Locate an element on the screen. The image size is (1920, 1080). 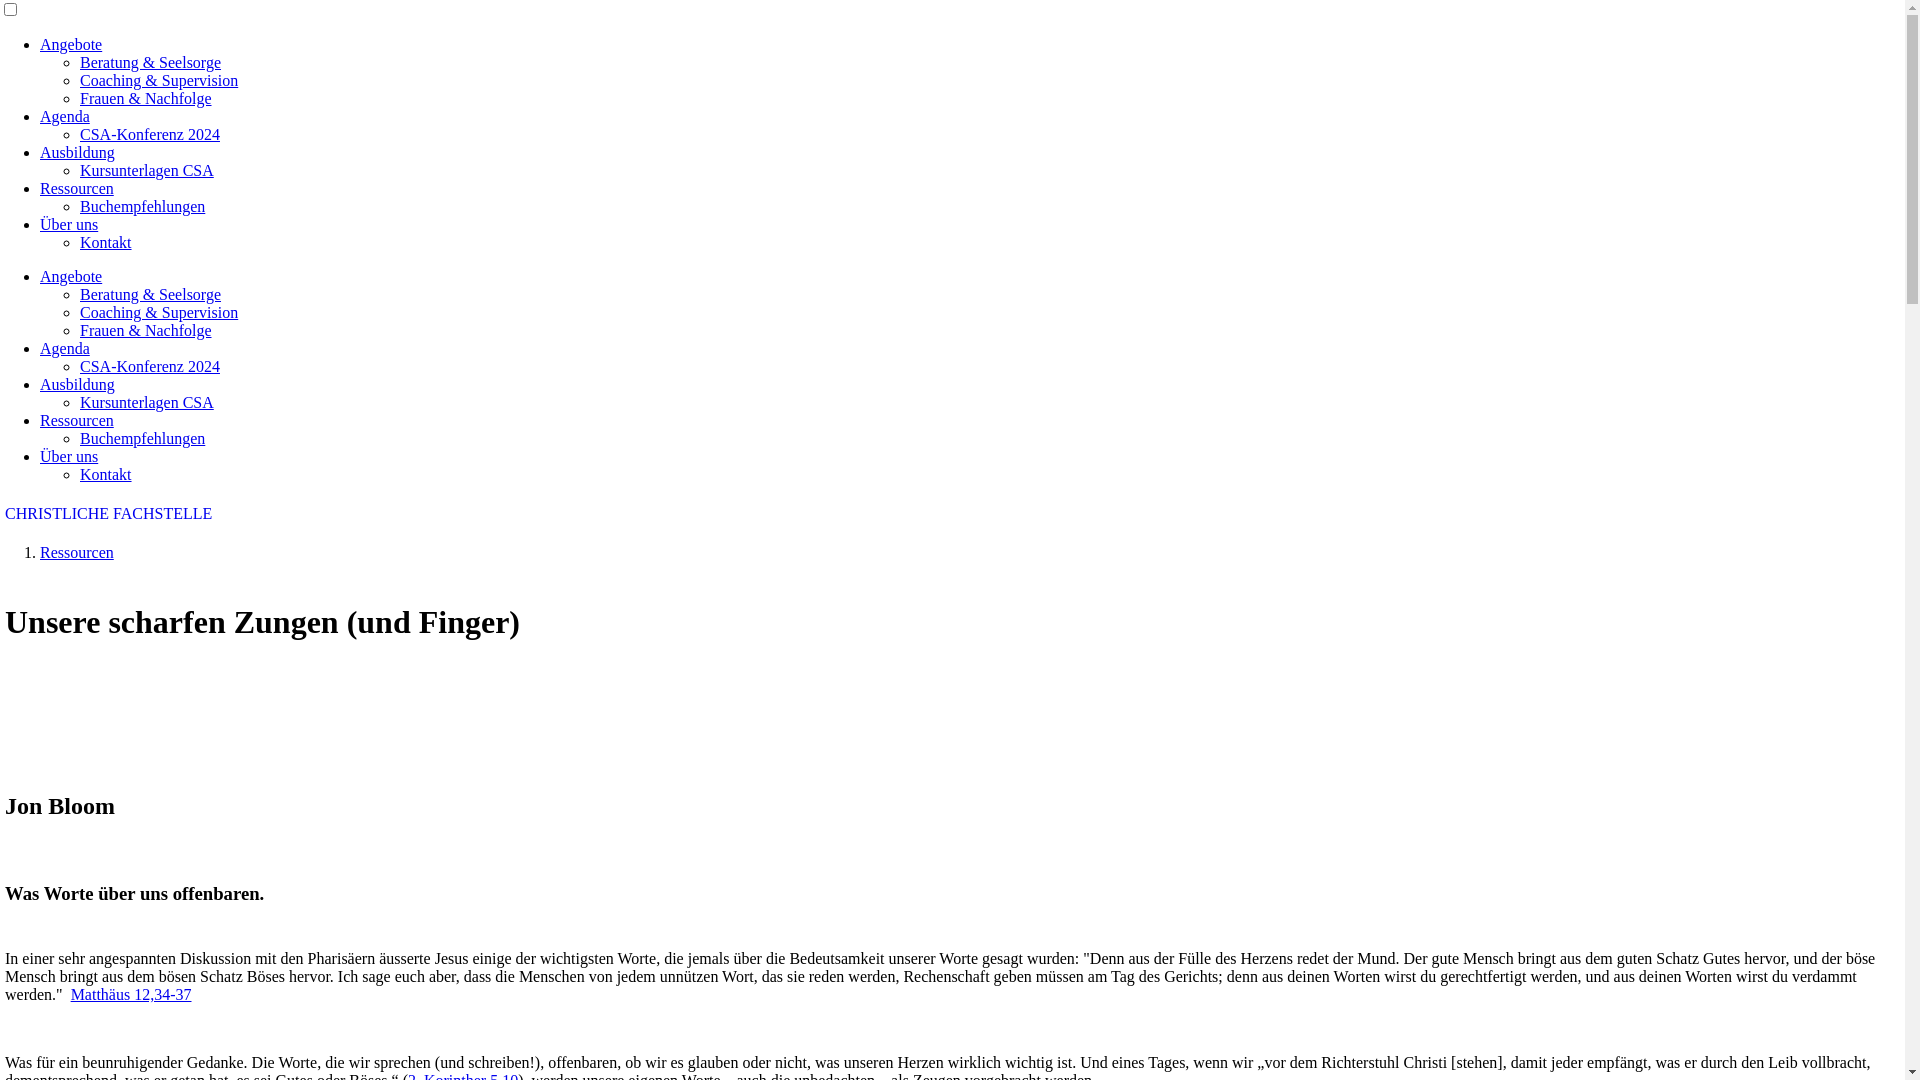
'CHRISTLICHE FACHSTELLE' is located at coordinates (107, 512).